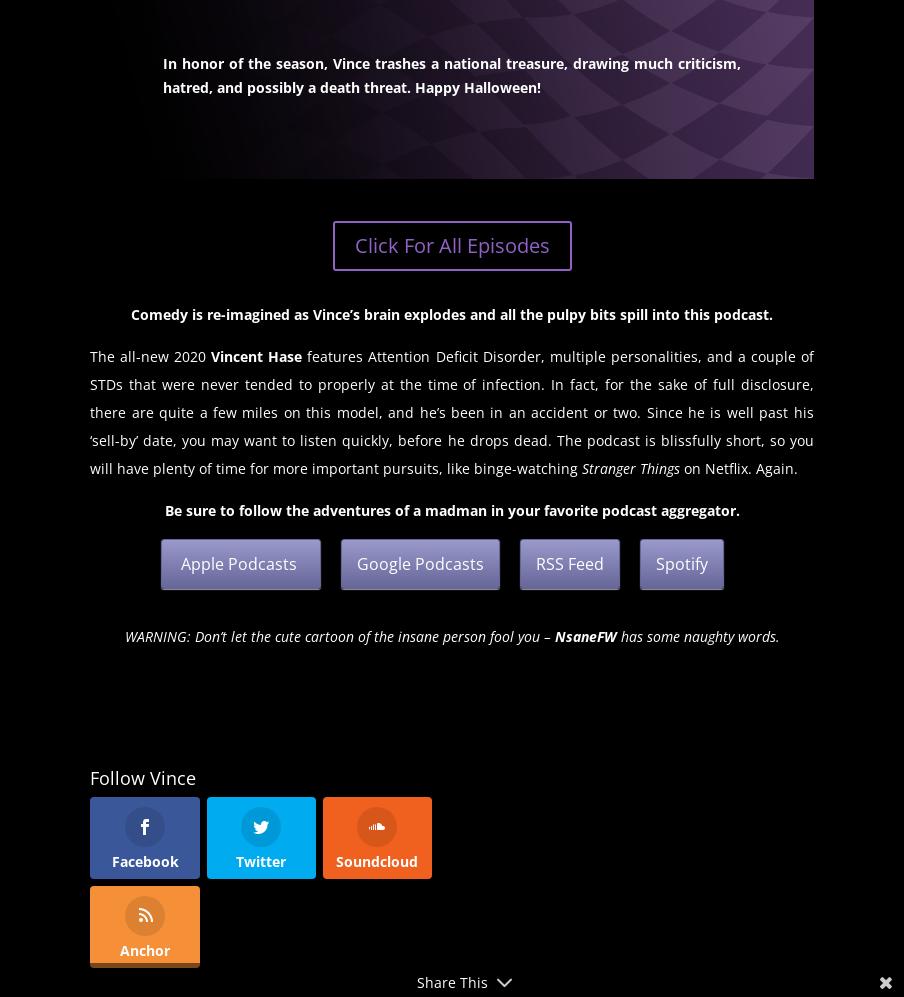 The height and width of the screenshot is (997, 904). Describe the element at coordinates (162, 509) in the screenshot. I see `'Be sure to follow the adventures of a madman in your favorite podcast aggregator.'` at that location.